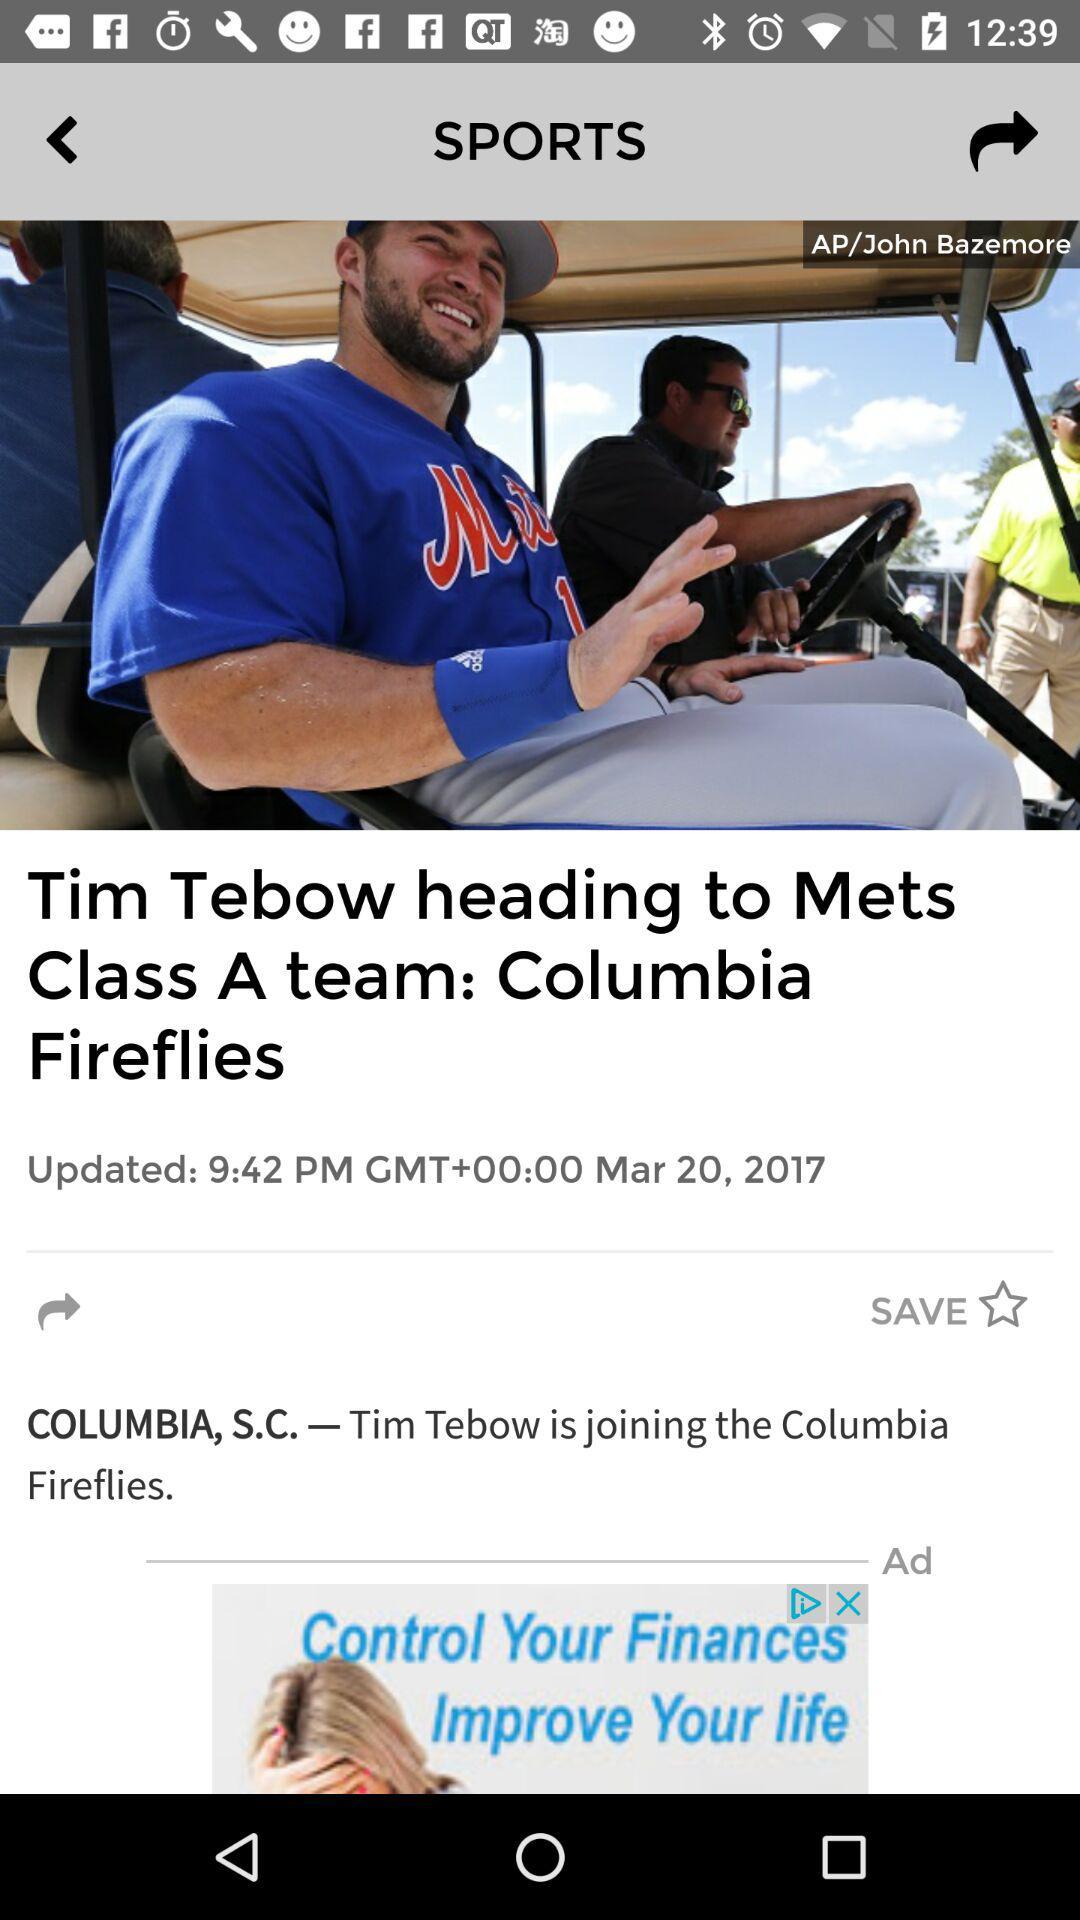  What do you see at coordinates (1003, 140) in the screenshot?
I see `top right` at bounding box center [1003, 140].